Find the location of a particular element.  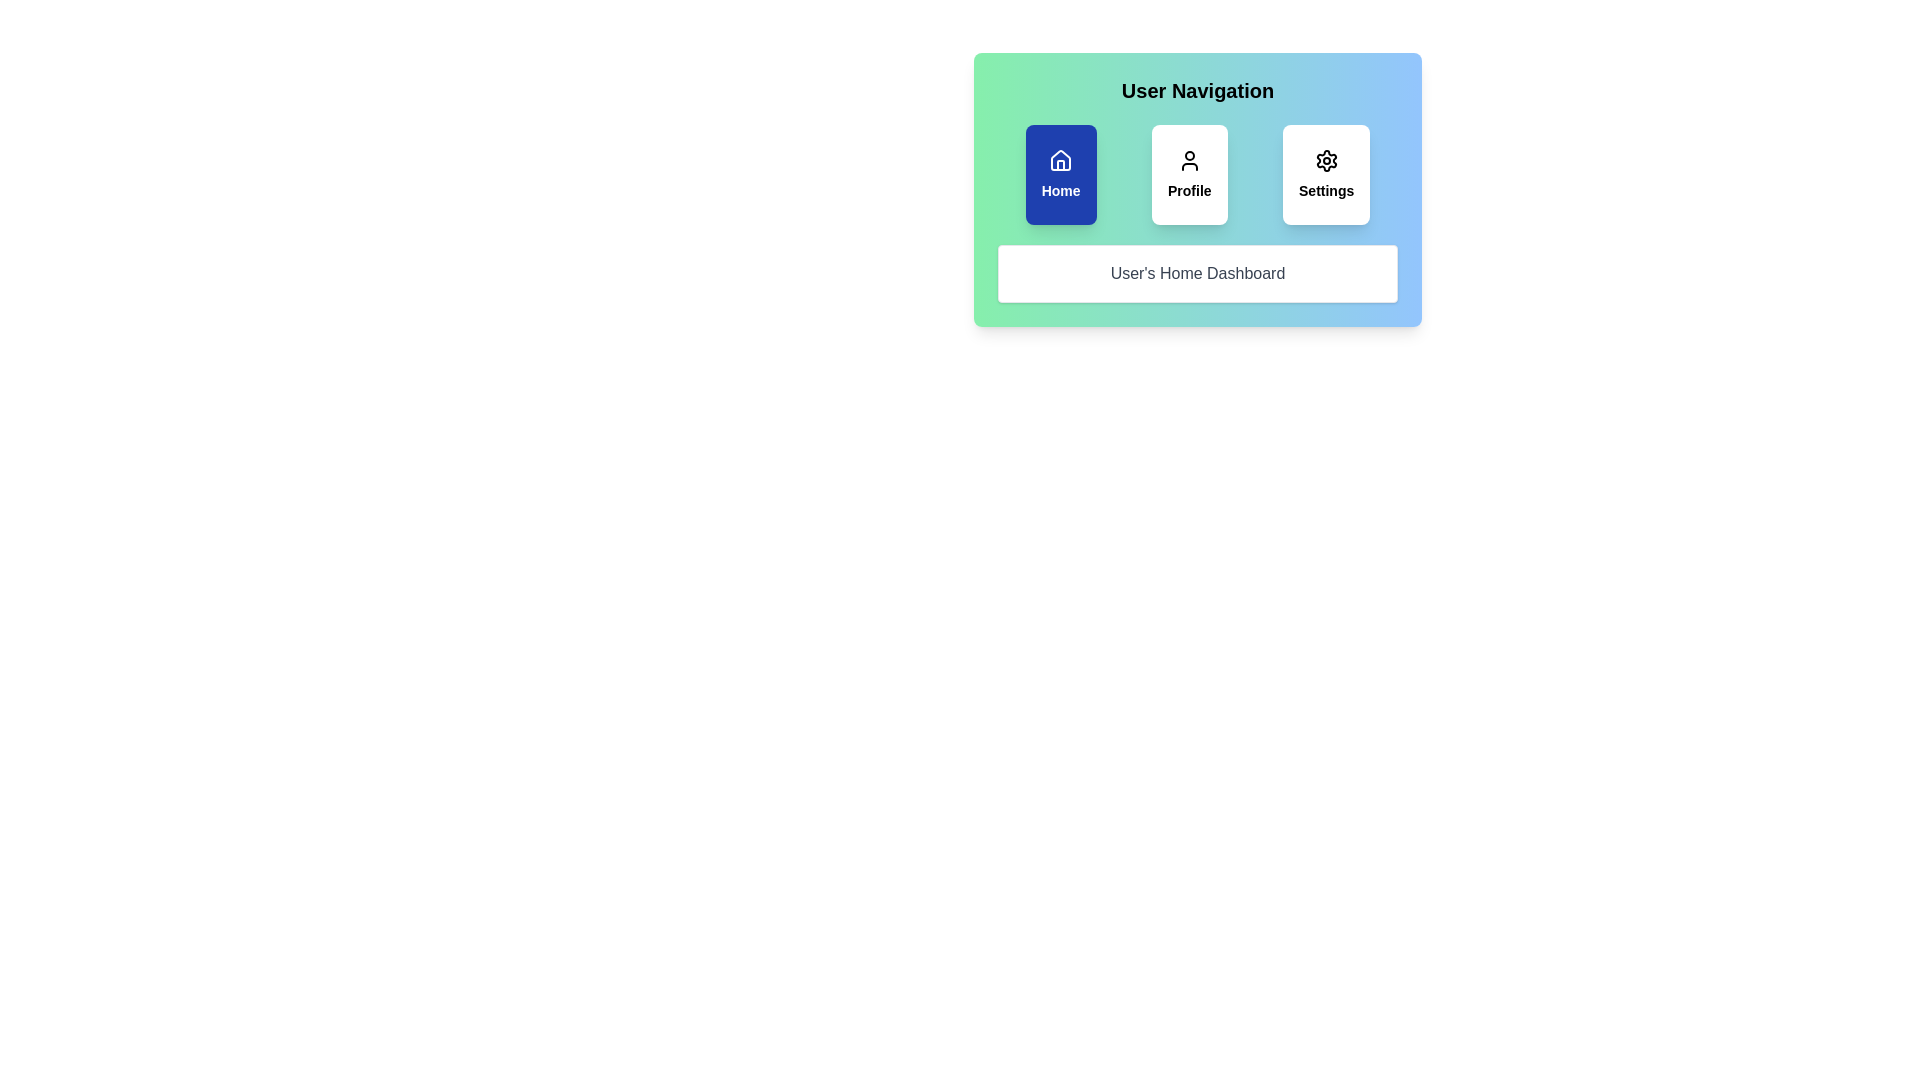

the Profile tab by clicking on its respective button is located at coordinates (1189, 173).